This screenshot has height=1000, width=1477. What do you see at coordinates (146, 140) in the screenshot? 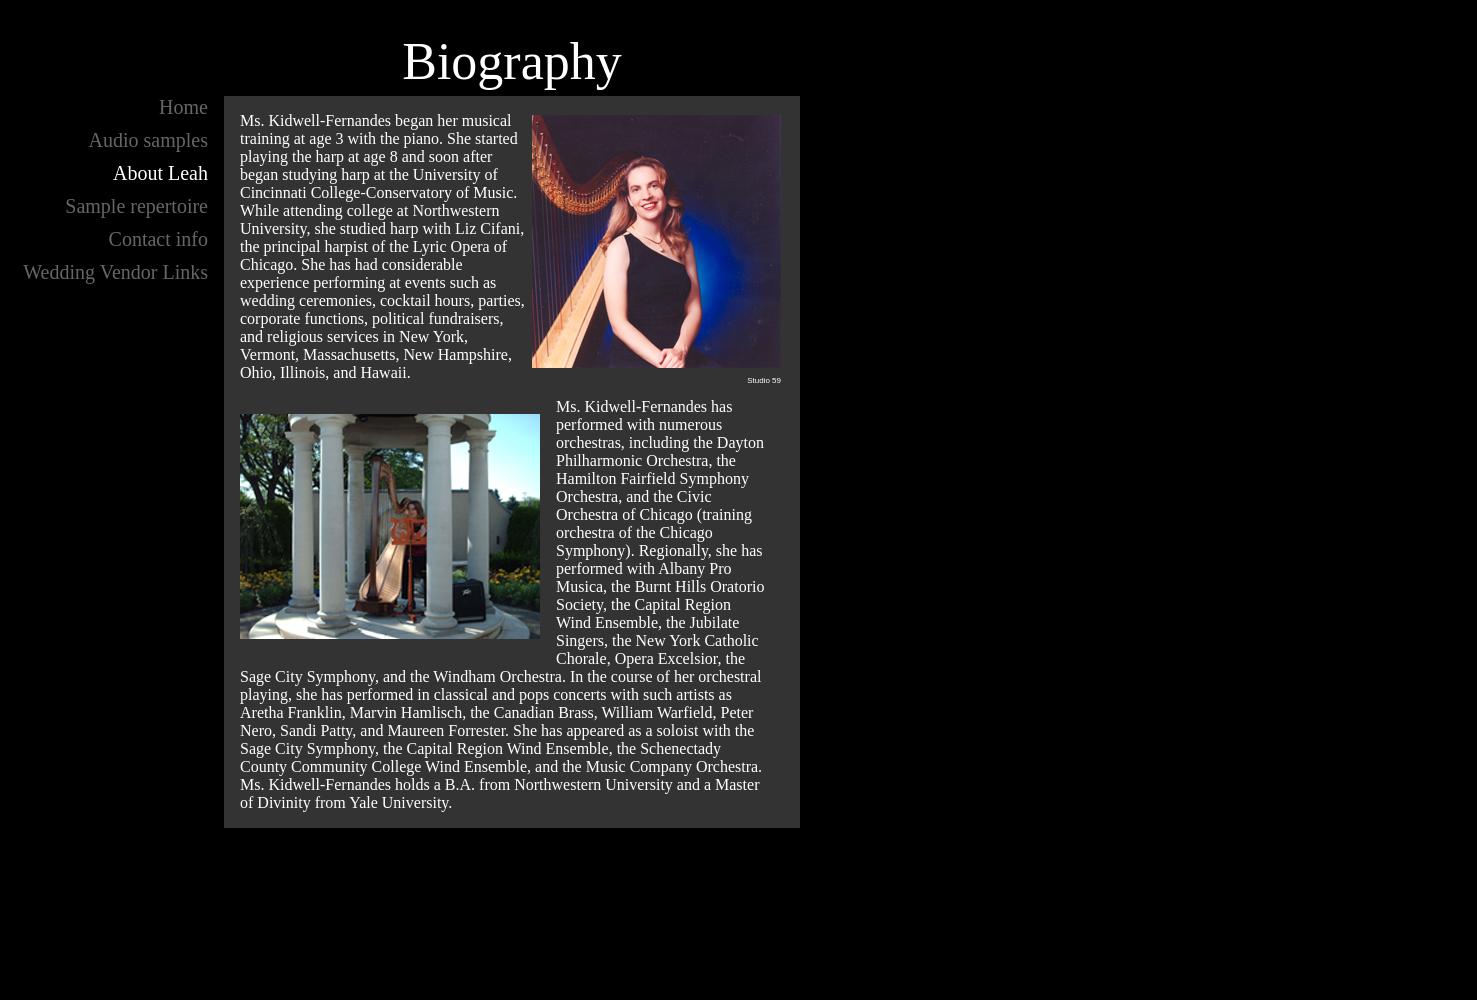
I see `'Audio samples'` at bounding box center [146, 140].